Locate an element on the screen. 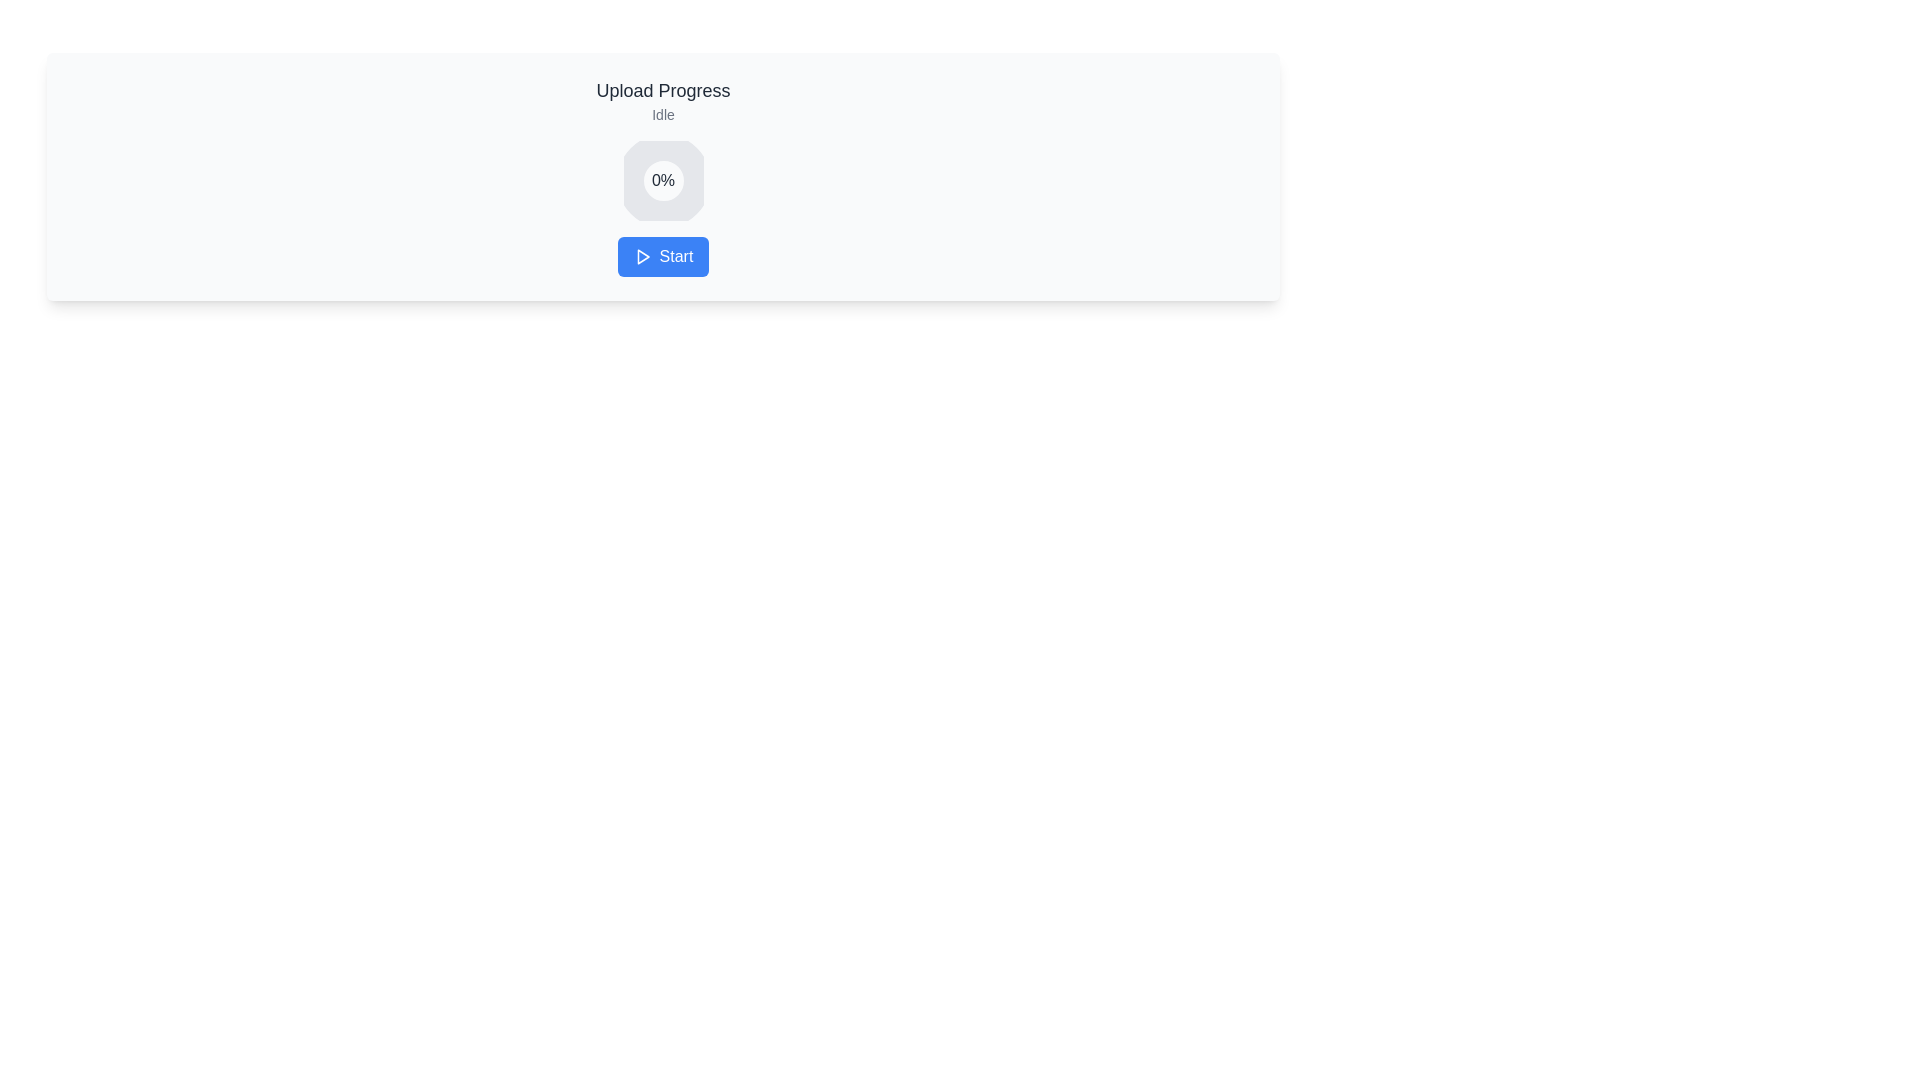 The height and width of the screenshot is (1080, 1920). the circular graphical element aligned with the text '0%' on a white background, located in the 'Upload Progress' section is located at coordinates (663, 181).